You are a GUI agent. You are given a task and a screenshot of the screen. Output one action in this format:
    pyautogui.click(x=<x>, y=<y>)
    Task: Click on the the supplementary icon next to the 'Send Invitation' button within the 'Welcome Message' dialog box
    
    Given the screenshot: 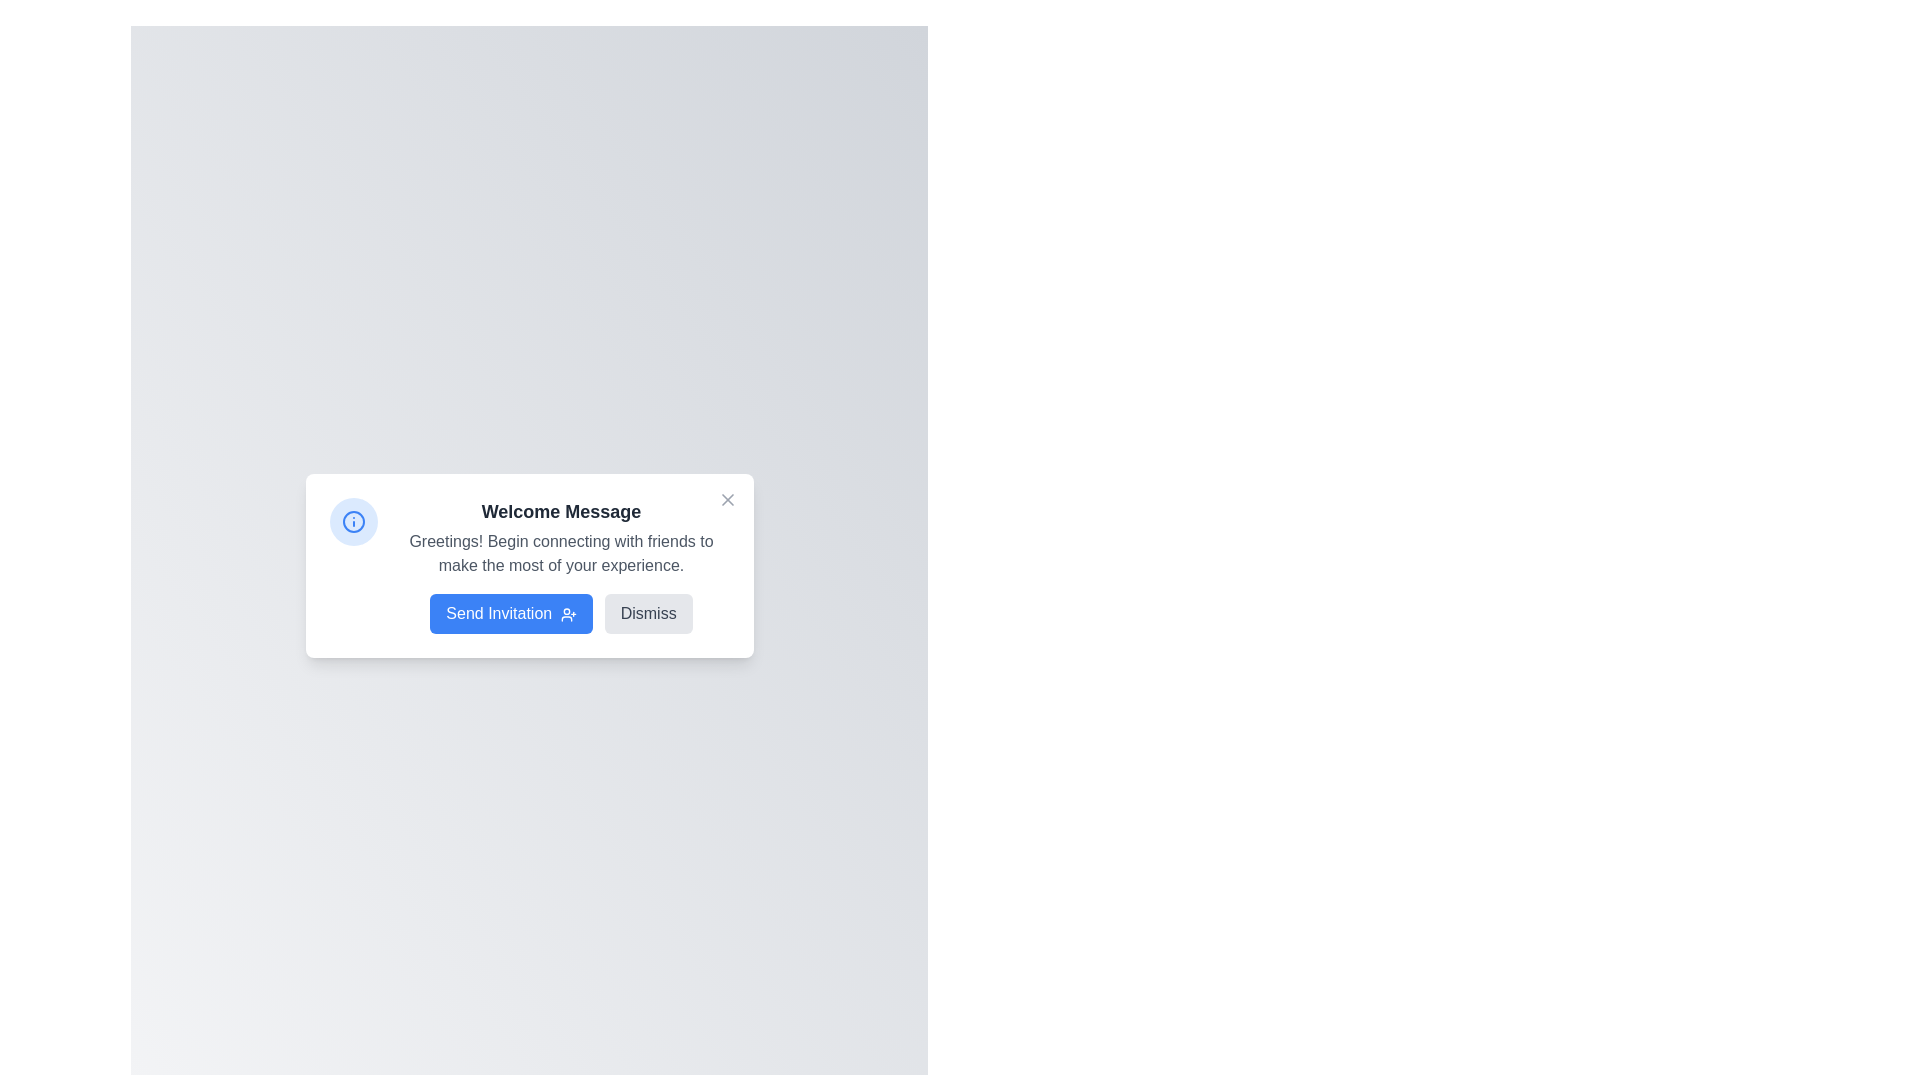 What is the action you would take?
    pyautogui.click(x=567, y=613)
    